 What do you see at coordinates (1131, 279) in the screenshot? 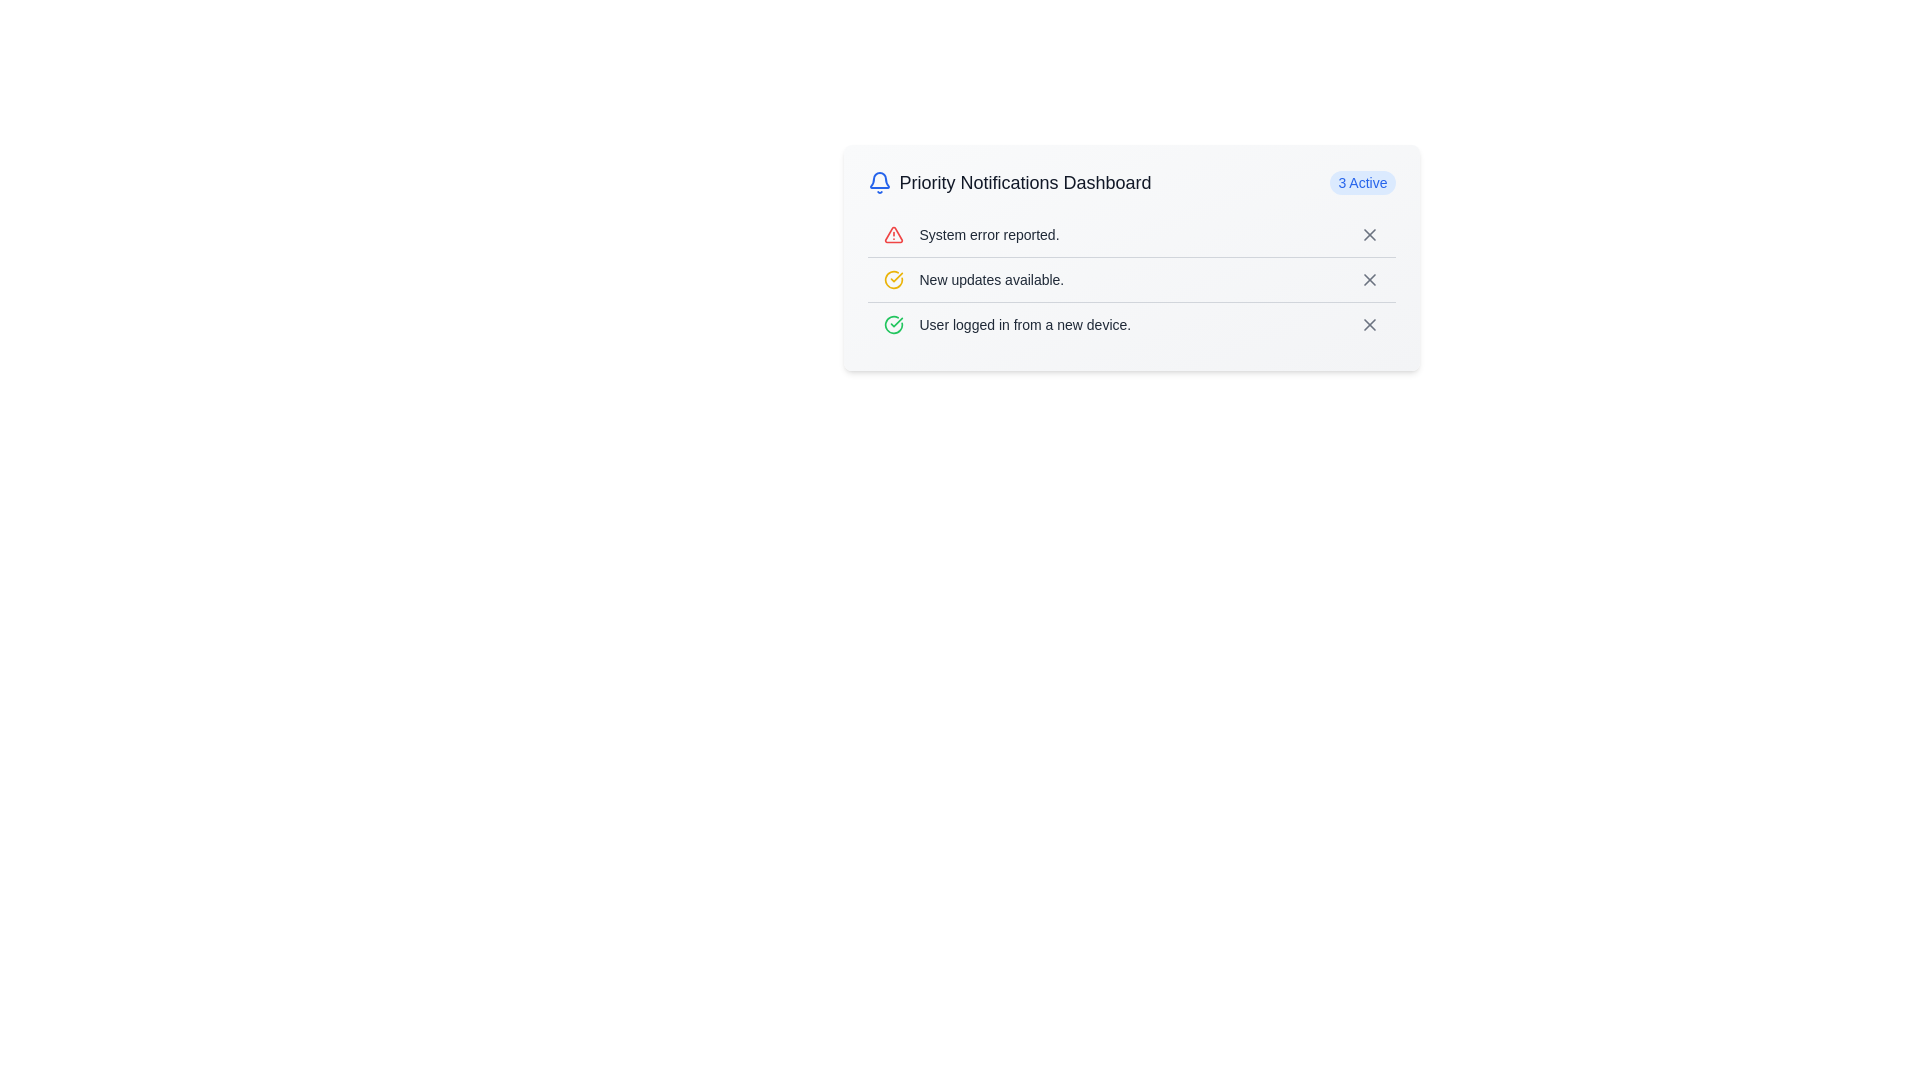
I see `the Notification panel item that informs users about new updates, which is located in the second row of the Priority Notifications Dashboard` at bounding box center [1131, 279].